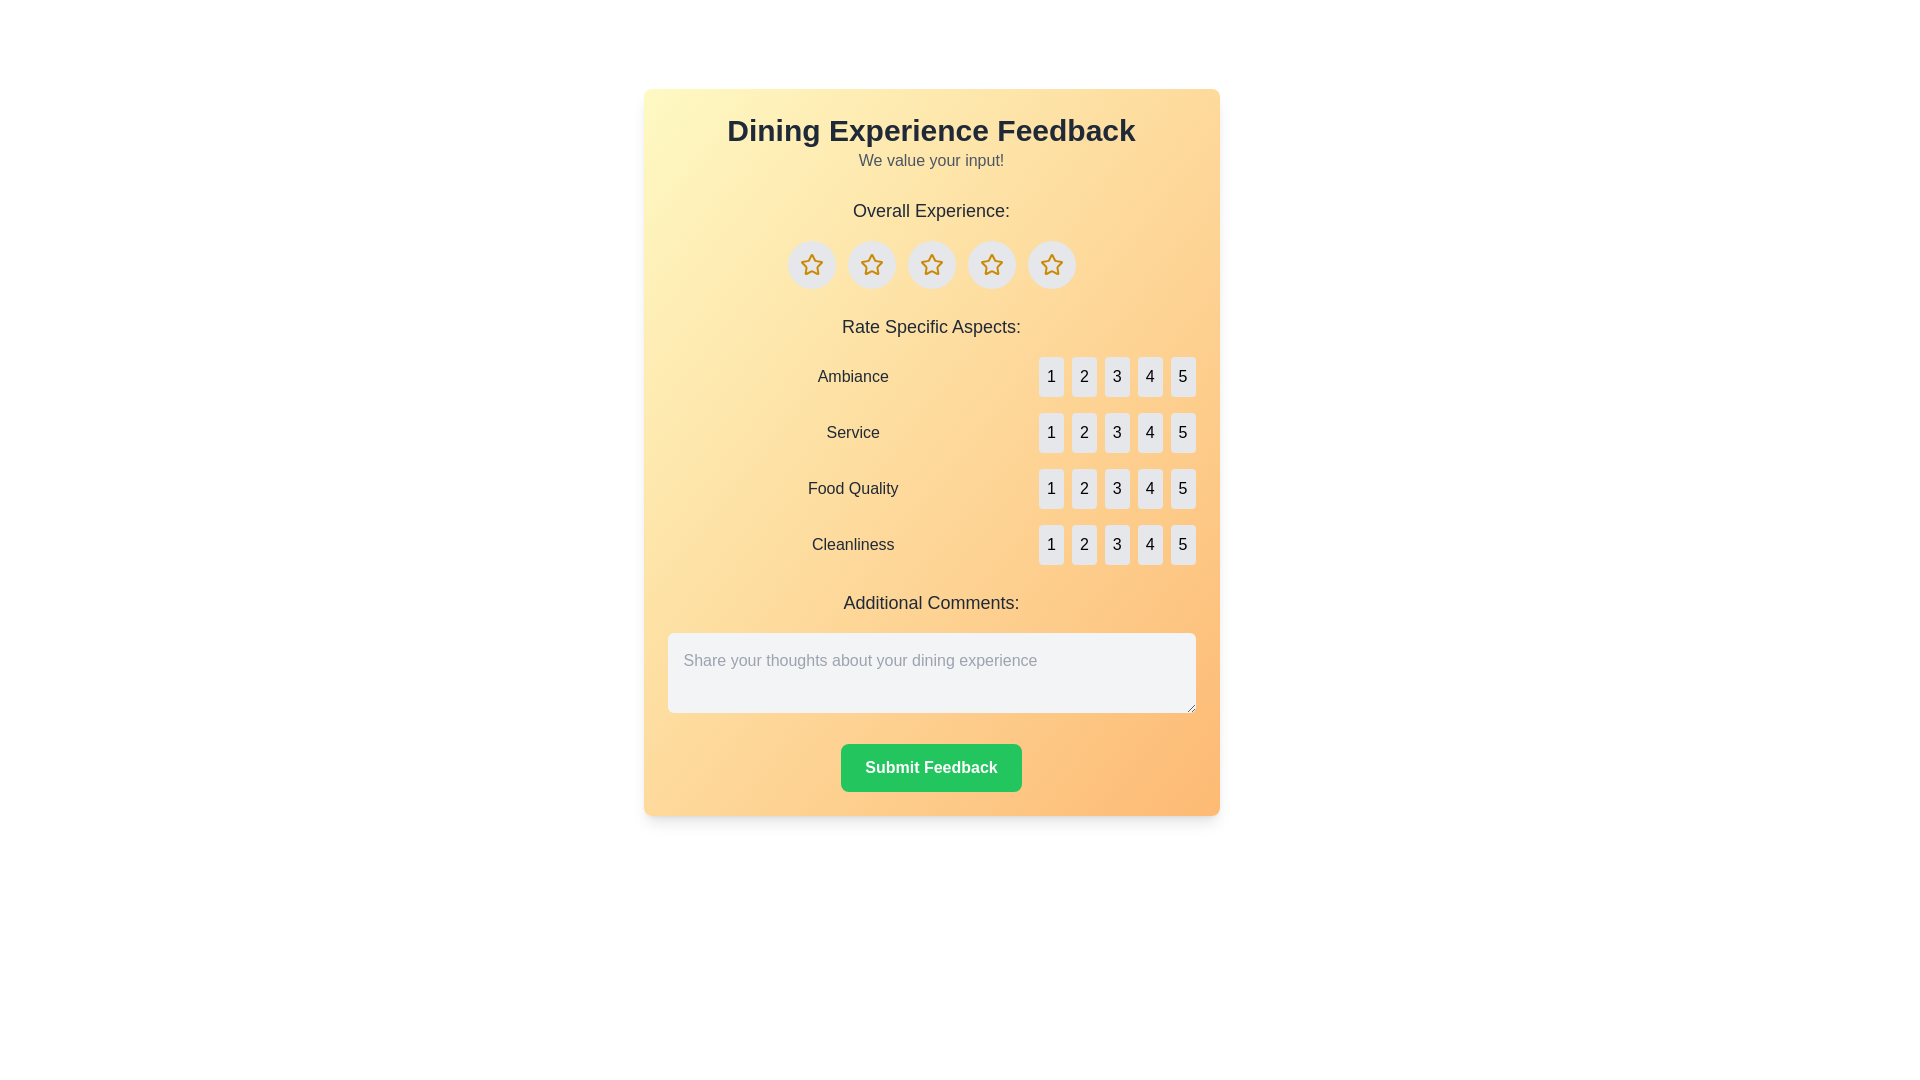 This screenshot has height=1080, width=1920. I want to click on the second button in the horizontal group of five buttons under the 'Service' rating section, so click(1083, 431).